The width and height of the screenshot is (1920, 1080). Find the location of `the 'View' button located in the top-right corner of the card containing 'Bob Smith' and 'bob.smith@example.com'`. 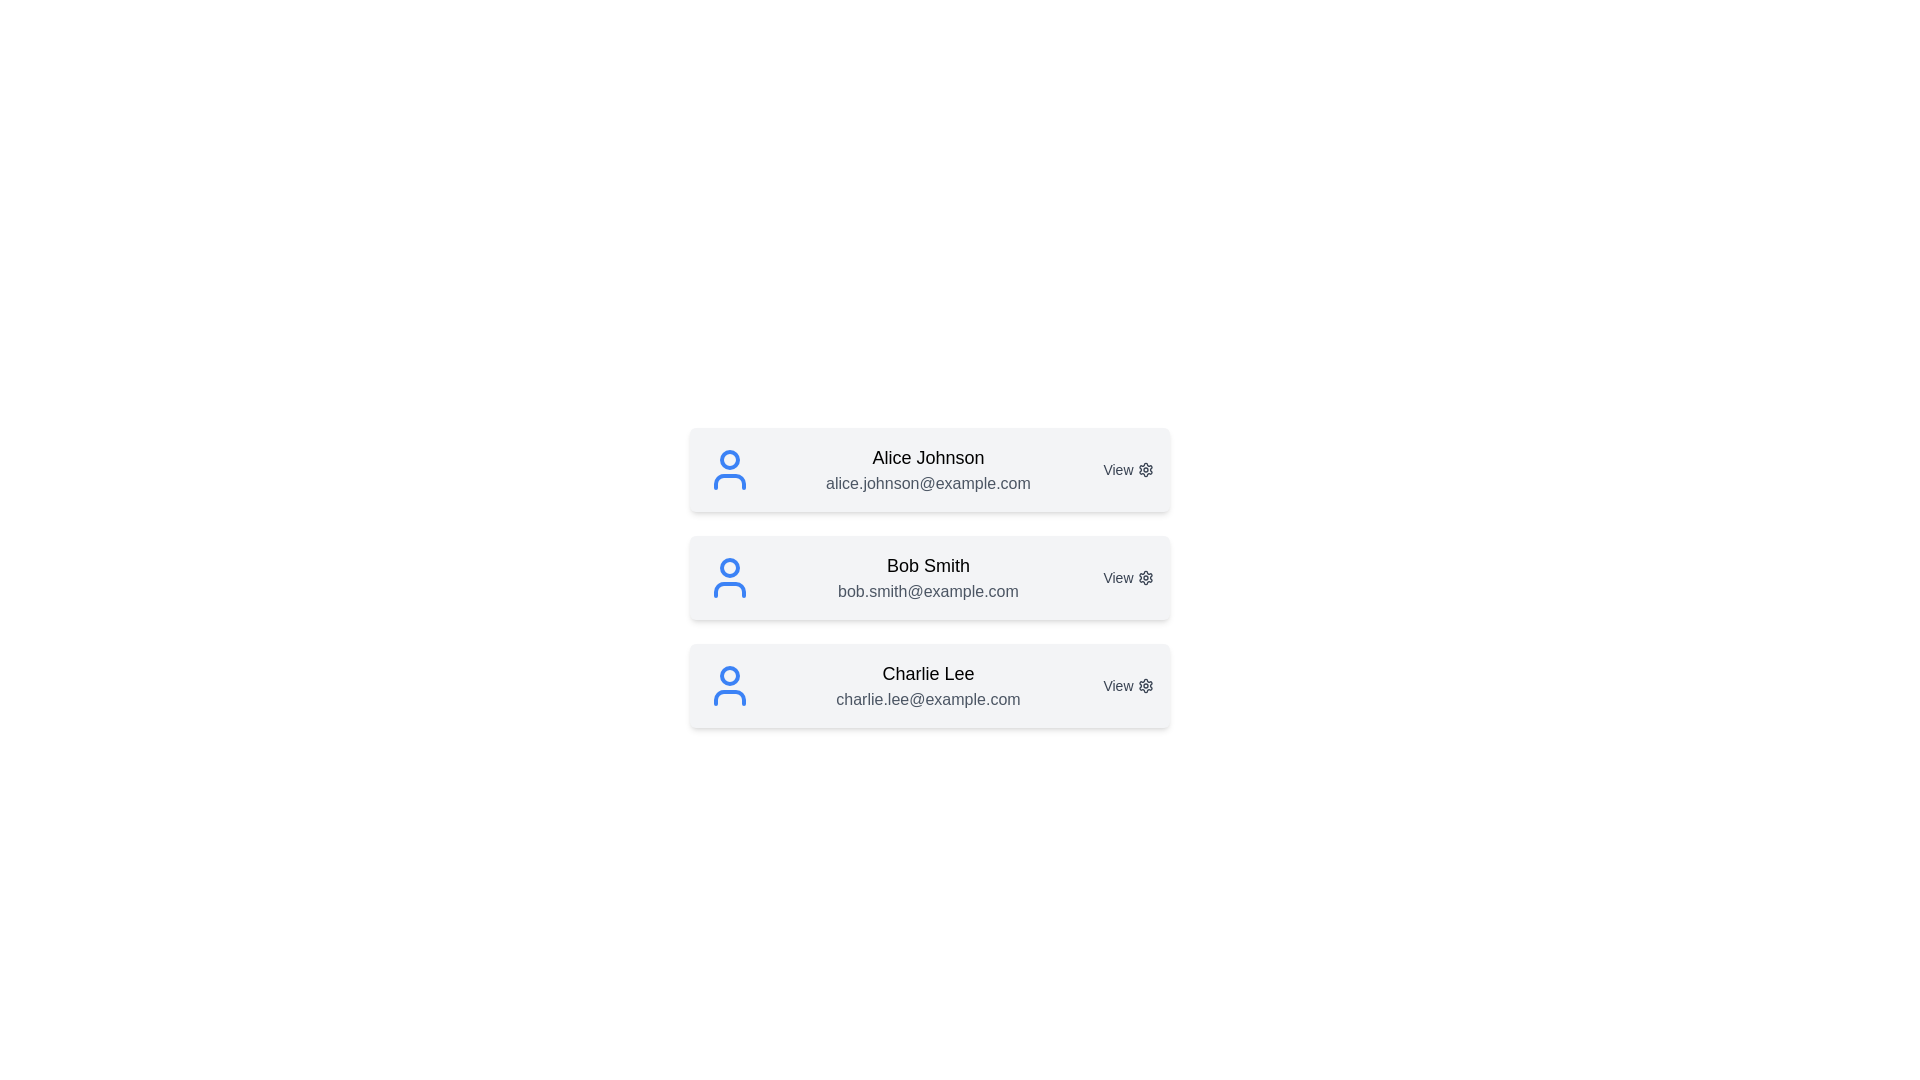

the 'View' button located in the top-right corner of the card containing 'Bob Smith' and 'bob.smith@example.com' is located at coordinates (1128, 578).